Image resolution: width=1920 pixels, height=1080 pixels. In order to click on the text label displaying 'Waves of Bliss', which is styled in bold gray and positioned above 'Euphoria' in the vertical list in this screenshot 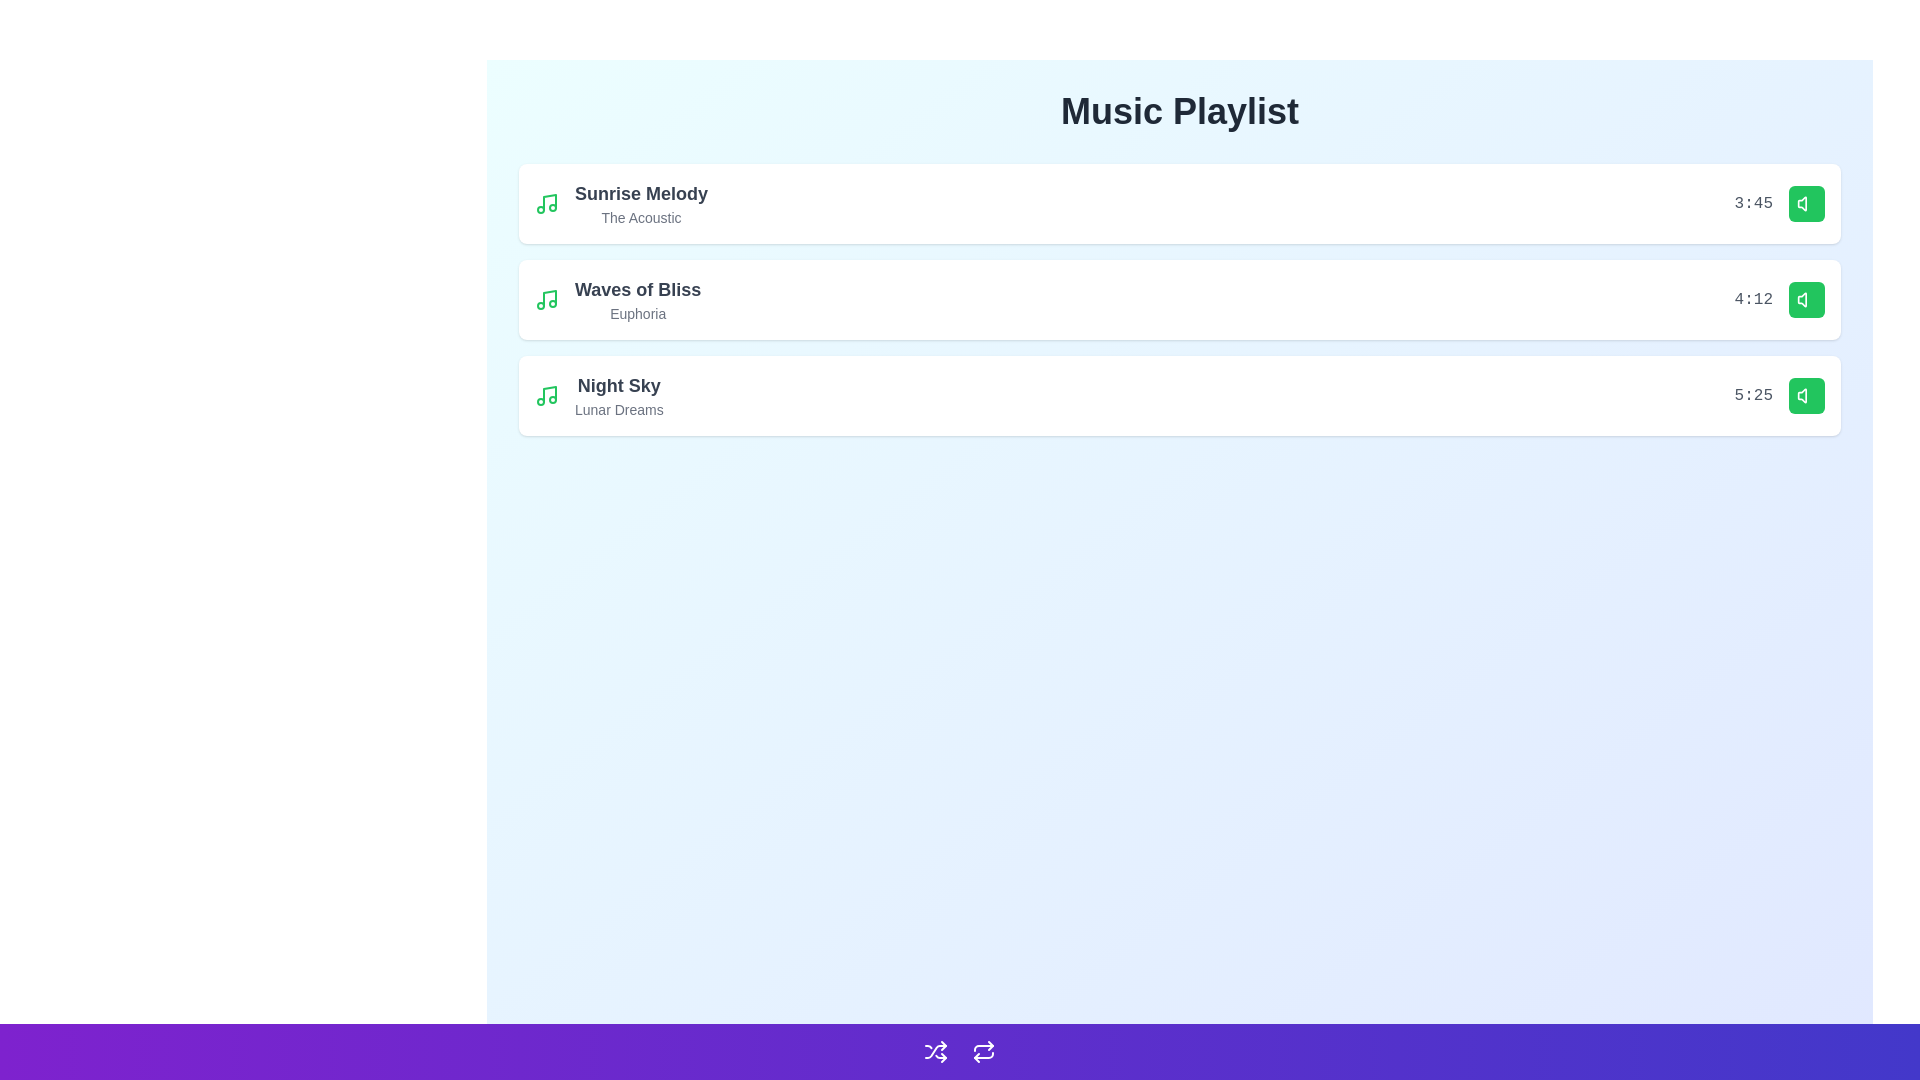, I will do `click(637, 289)`.